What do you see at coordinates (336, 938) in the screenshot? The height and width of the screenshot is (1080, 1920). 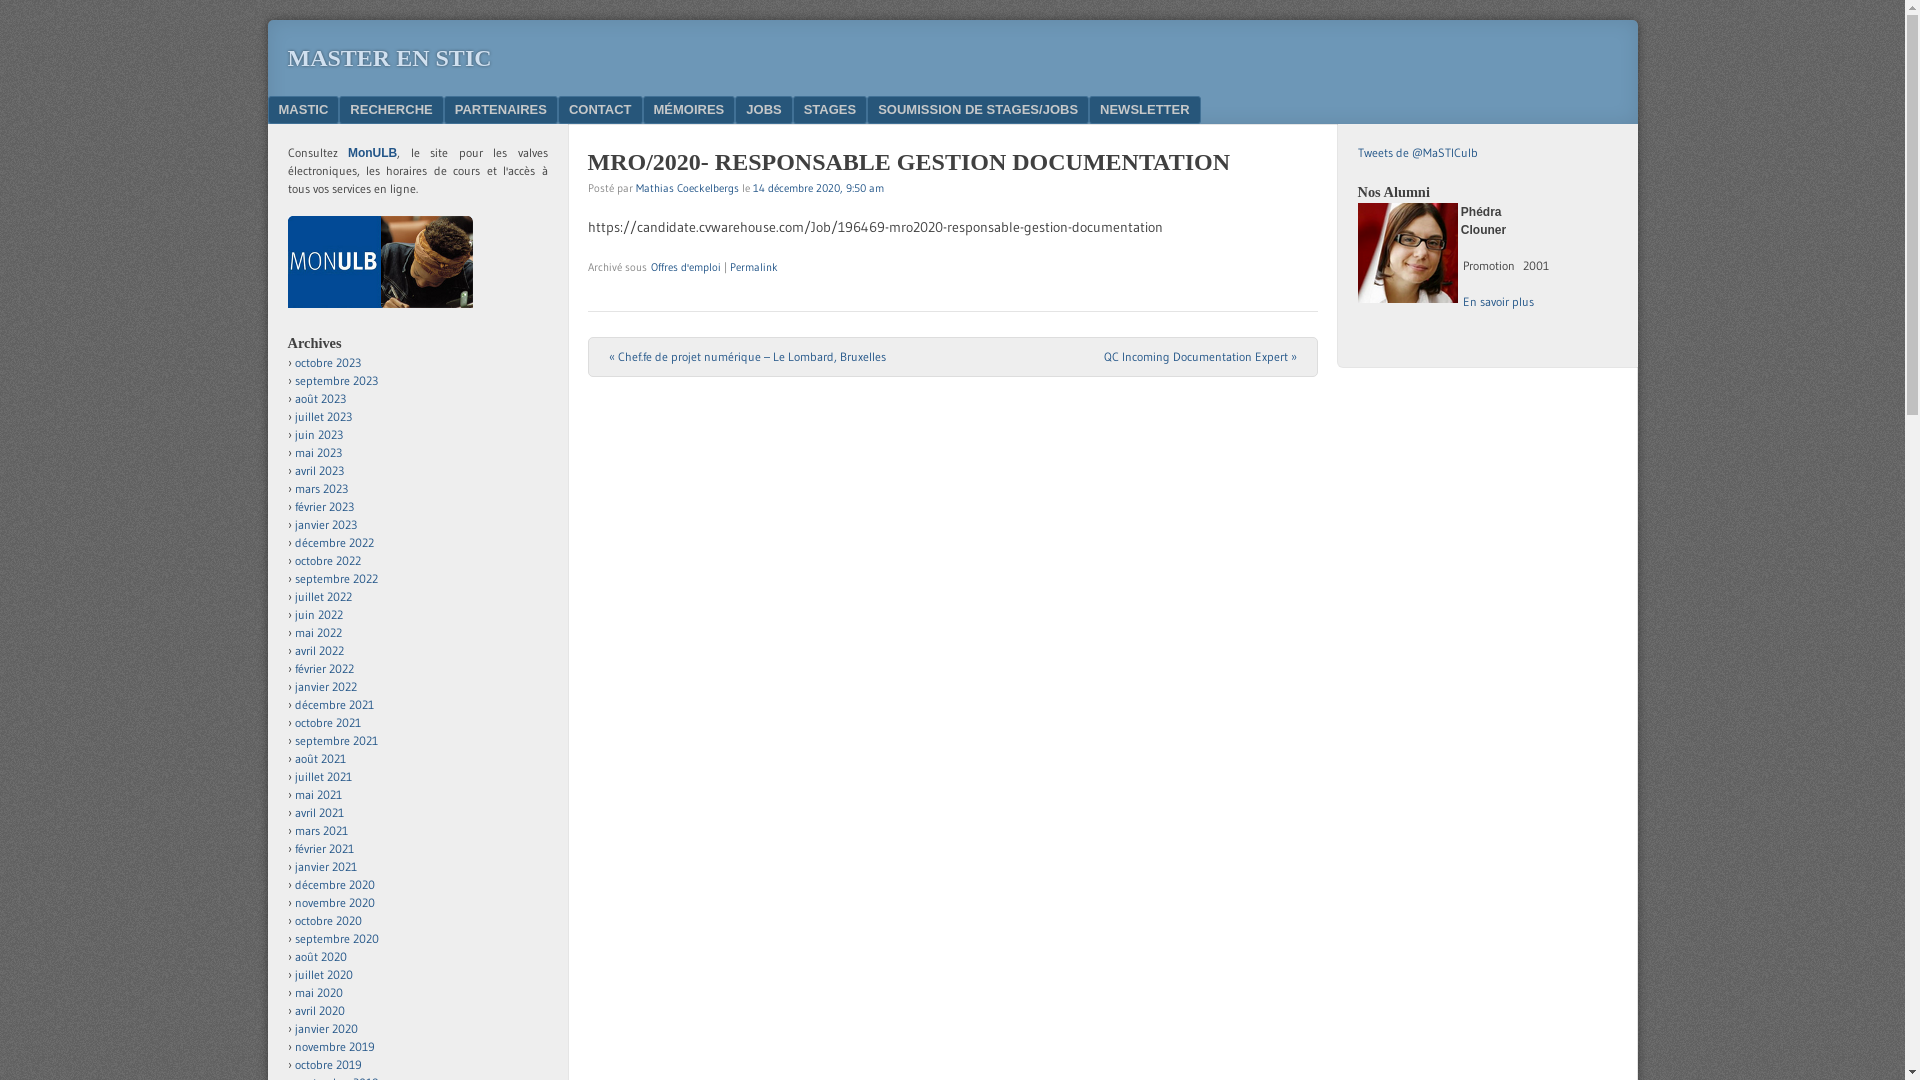 I see `'septembre 2020'` at bounding box center [336, 938].